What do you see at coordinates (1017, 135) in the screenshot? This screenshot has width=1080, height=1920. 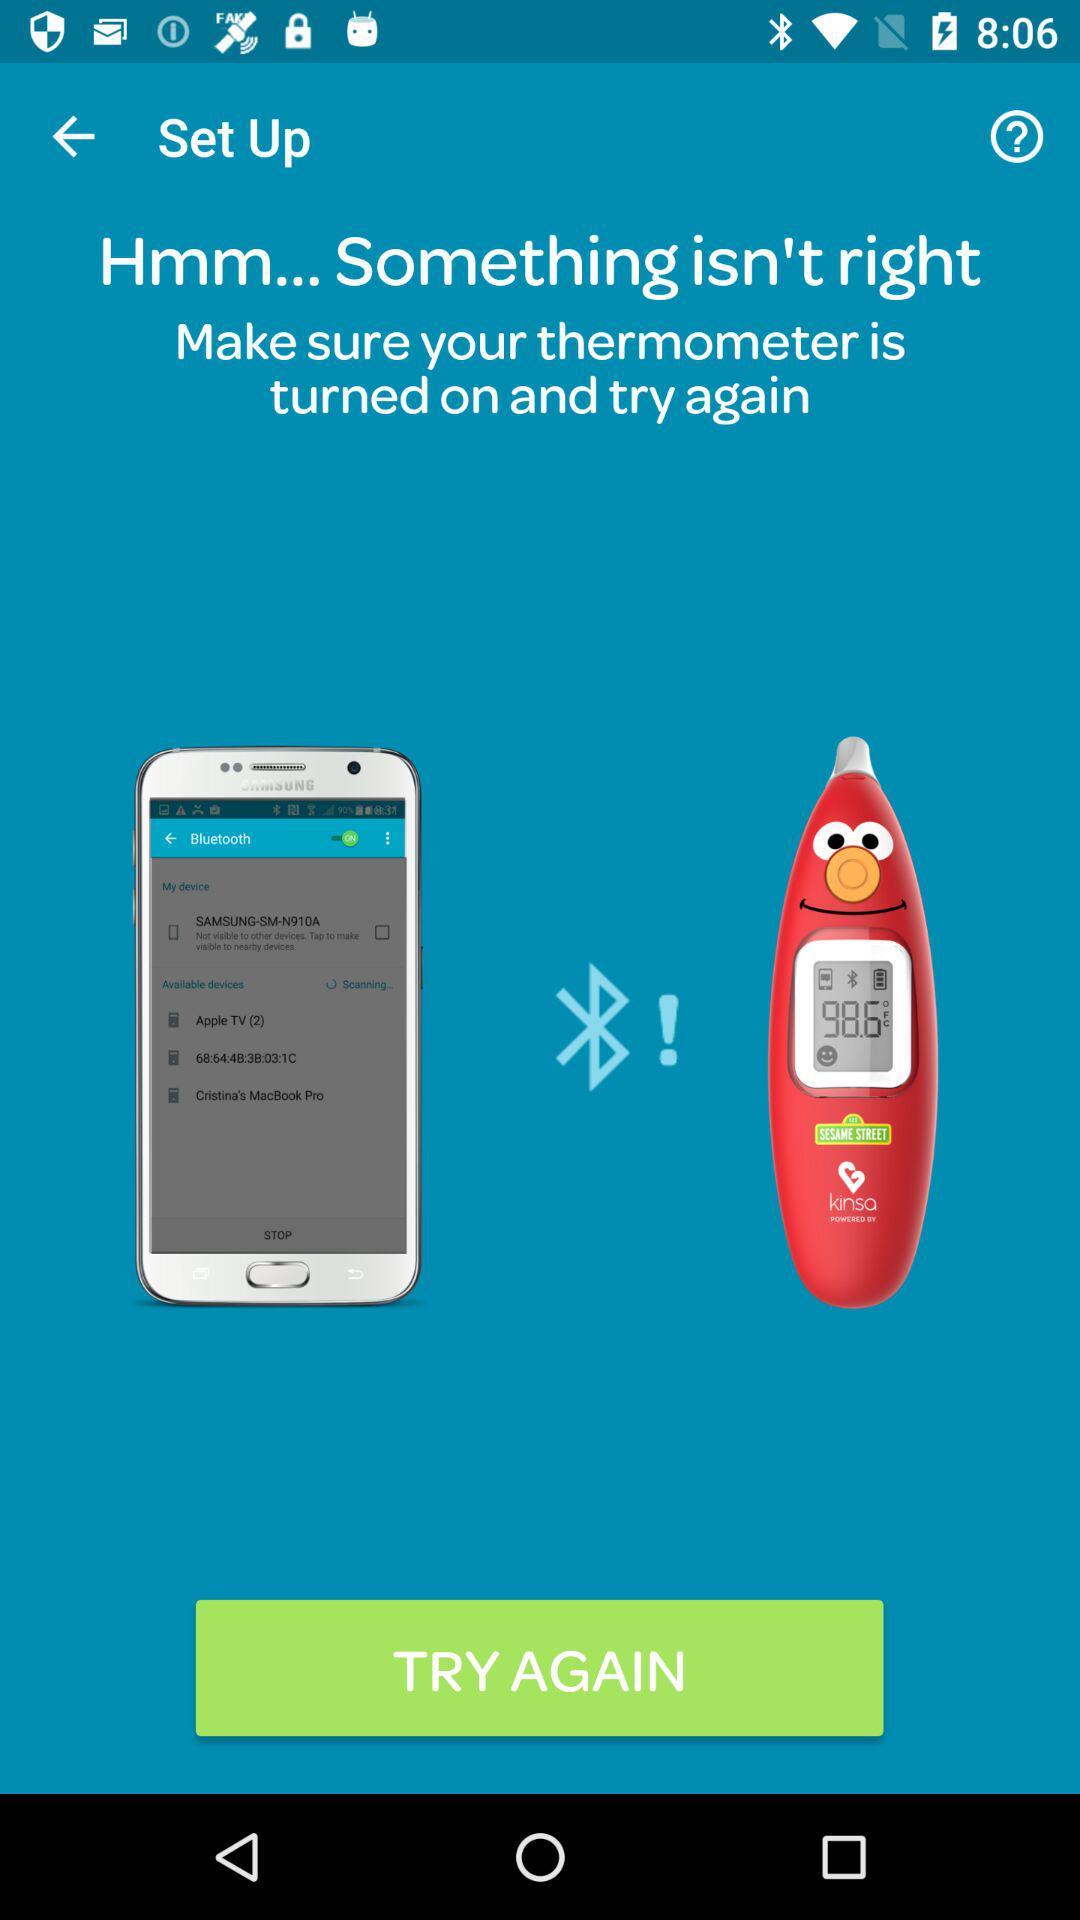 I see `the icon next to the set up item` at bounding box center [1017, 135].